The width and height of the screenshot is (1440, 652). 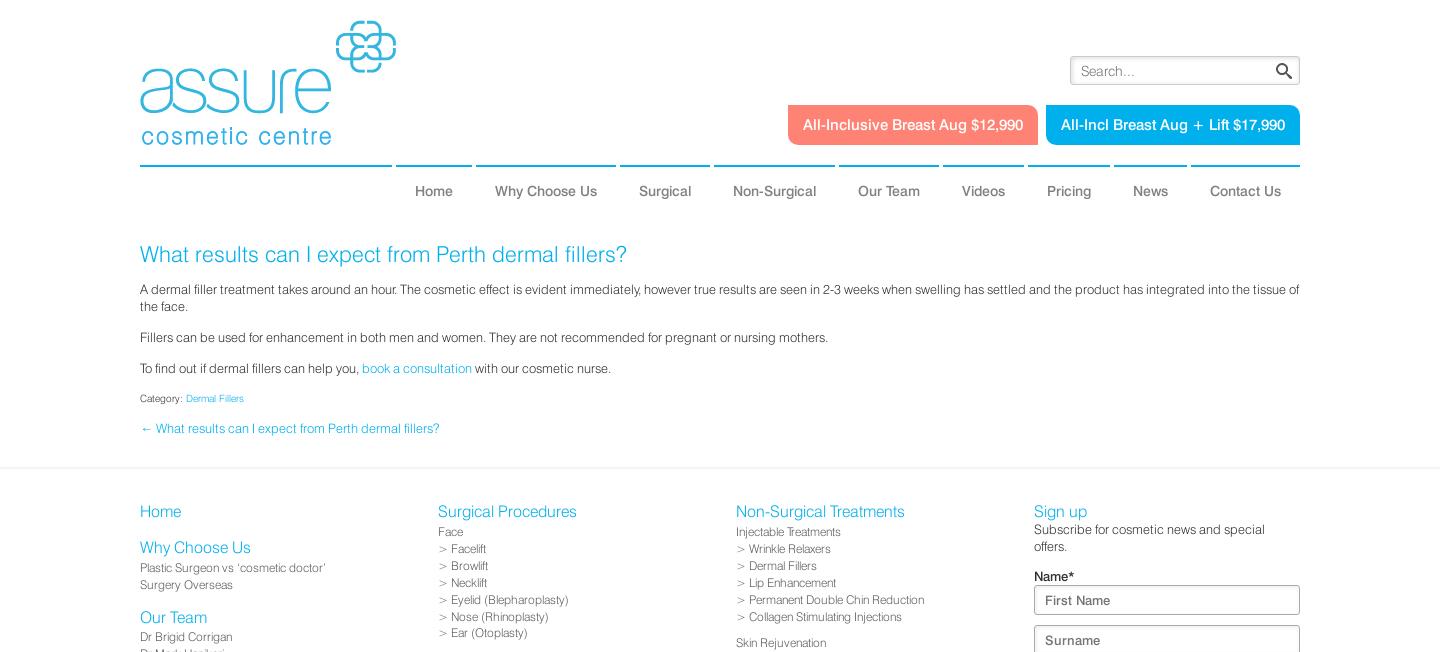 What do you see at coordinates (1173, 124) in the screenshot?
I see `'All-Incl Breast Aug + Lift $17,990'` at bounding box center [1173, 124].